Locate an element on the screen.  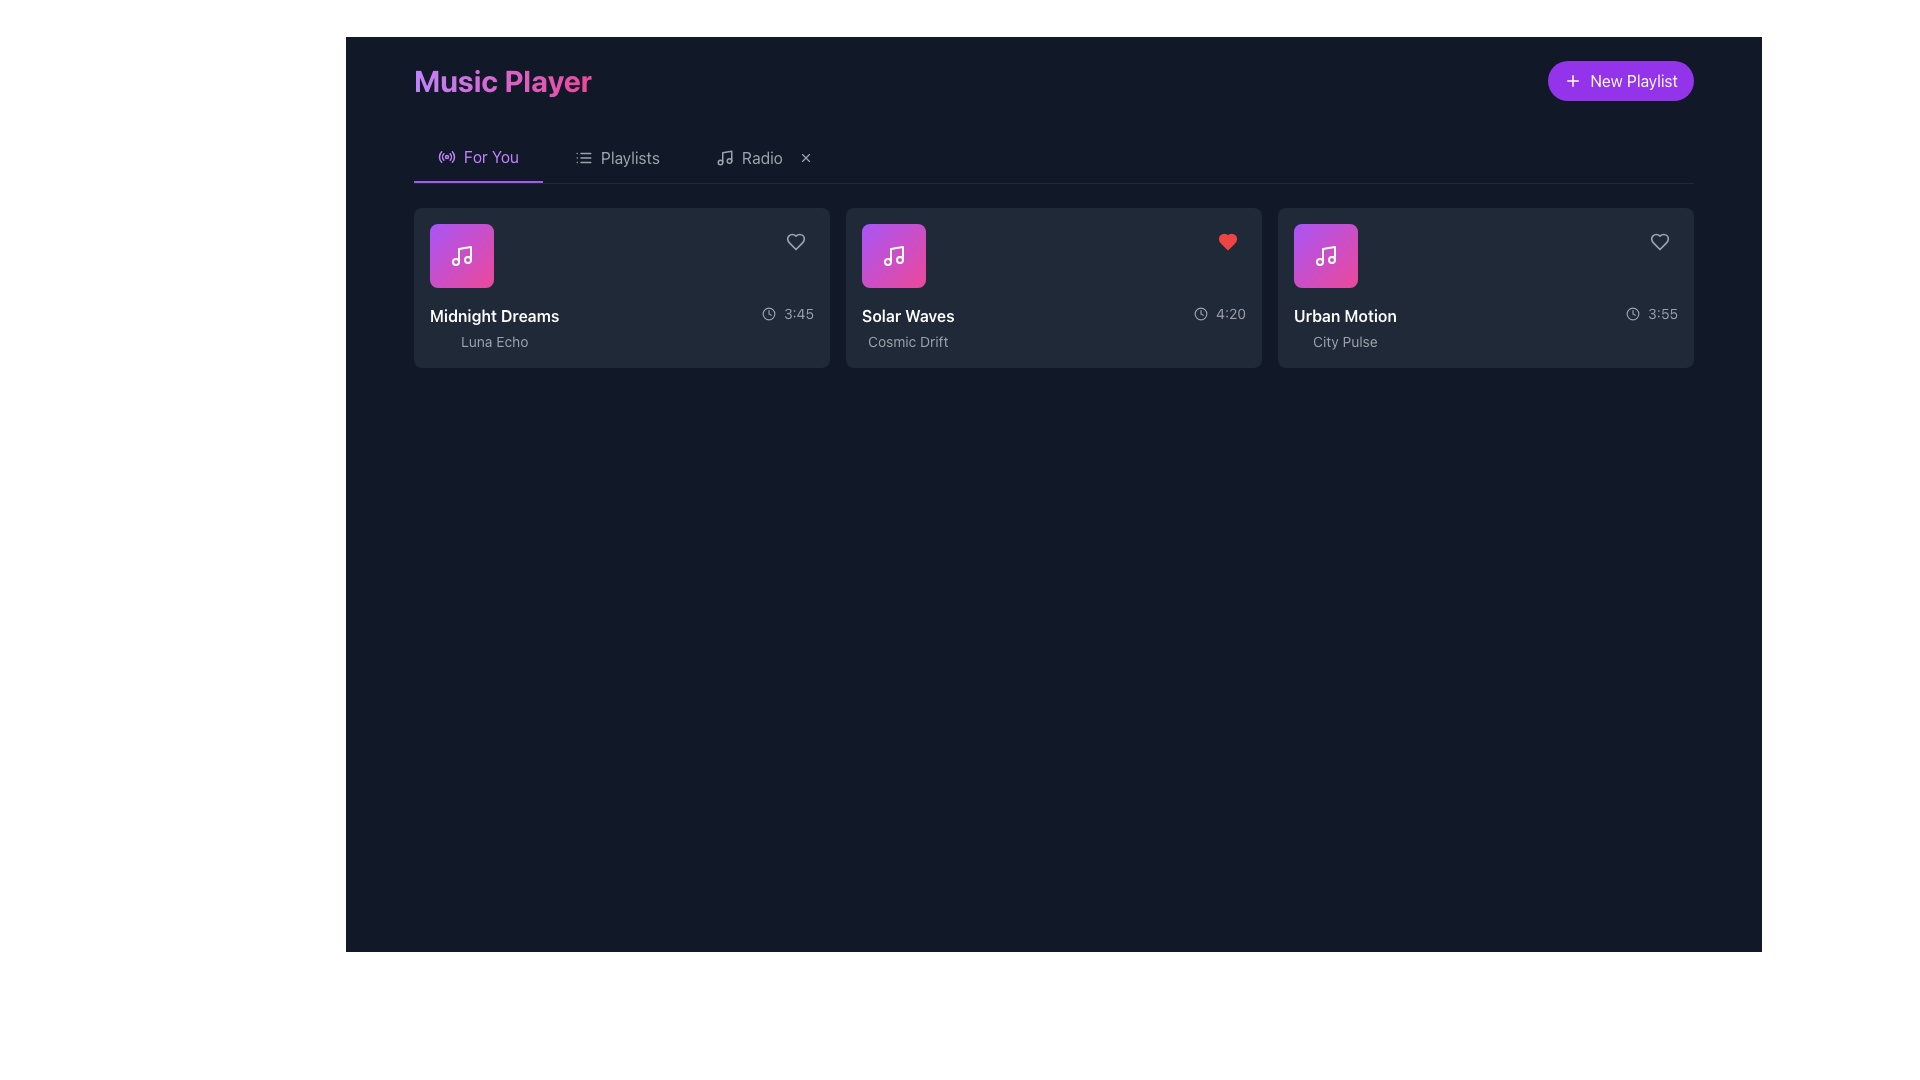
the Navigation Tab located at the top left of the interface is located at coordinates (477, 157).